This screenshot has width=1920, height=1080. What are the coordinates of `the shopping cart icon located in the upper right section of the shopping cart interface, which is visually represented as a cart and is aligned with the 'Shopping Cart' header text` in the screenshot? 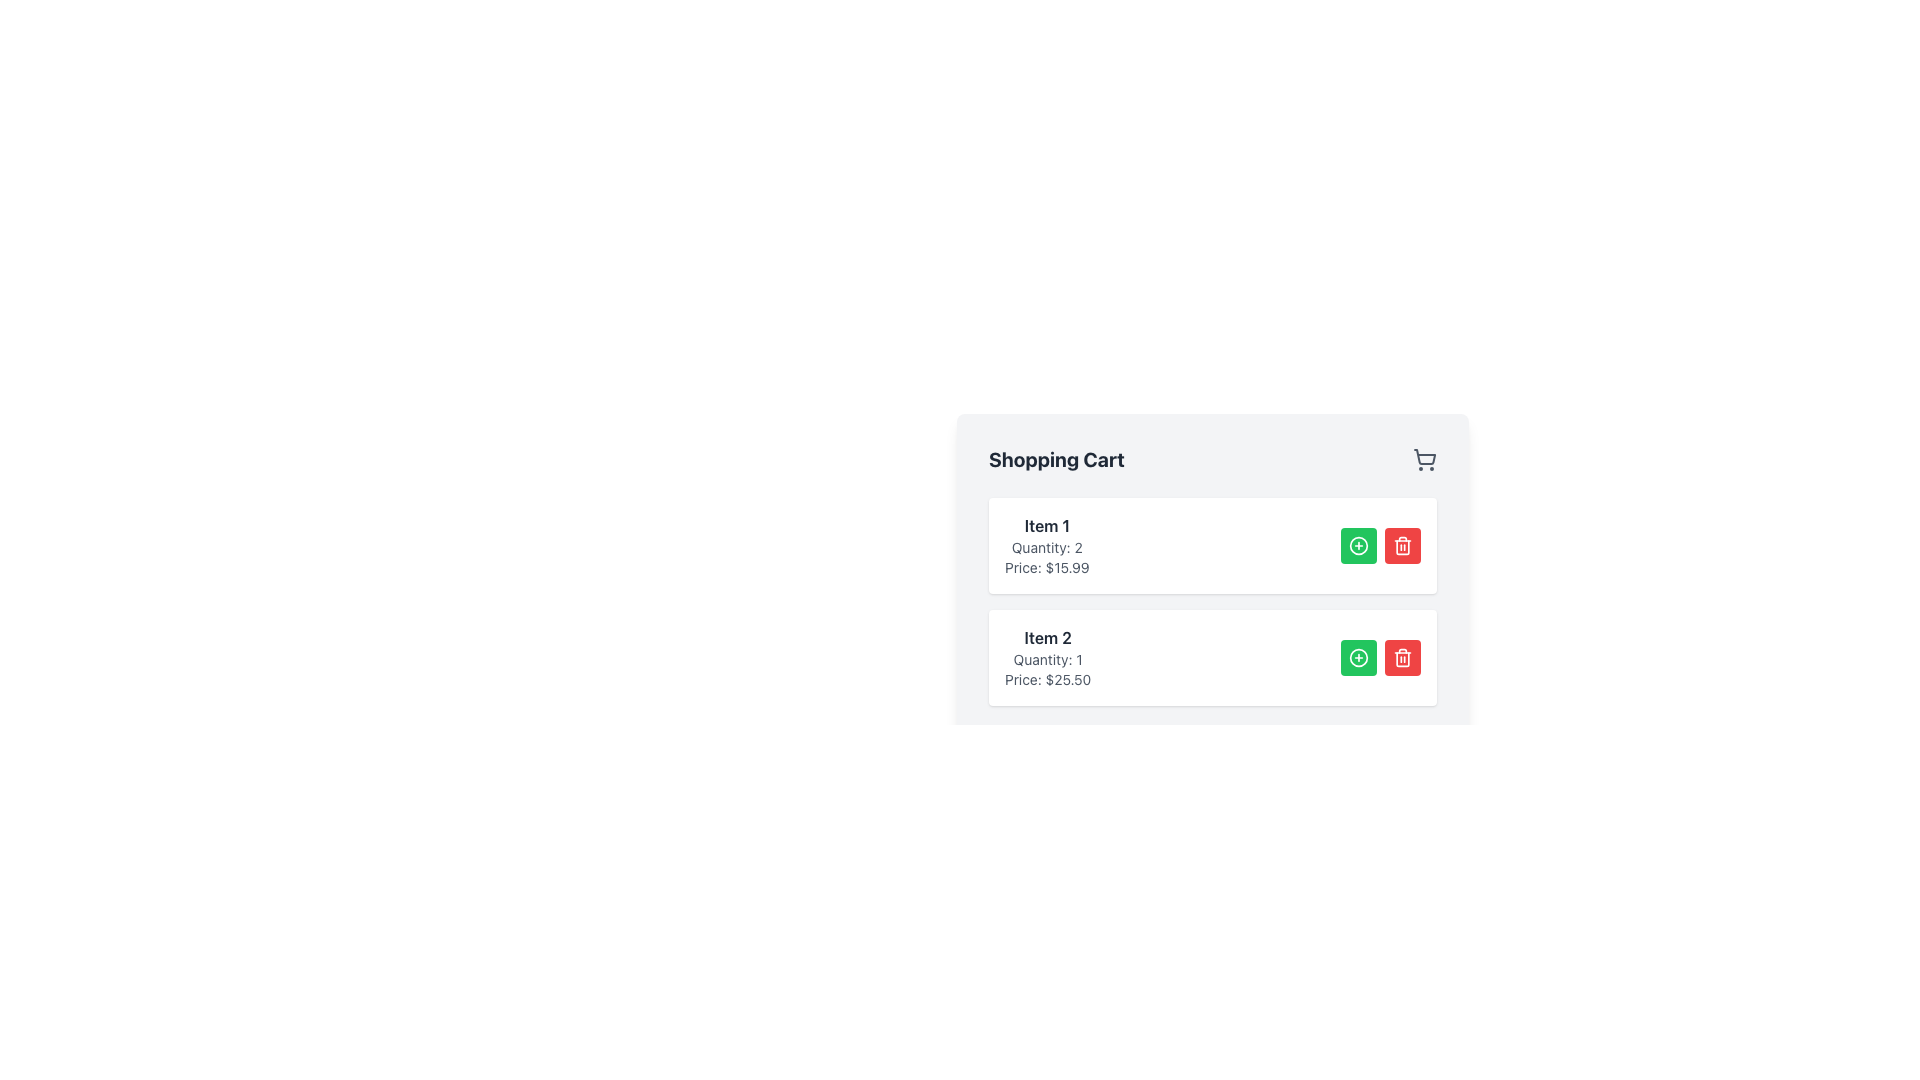 It's located at (1424, 459).